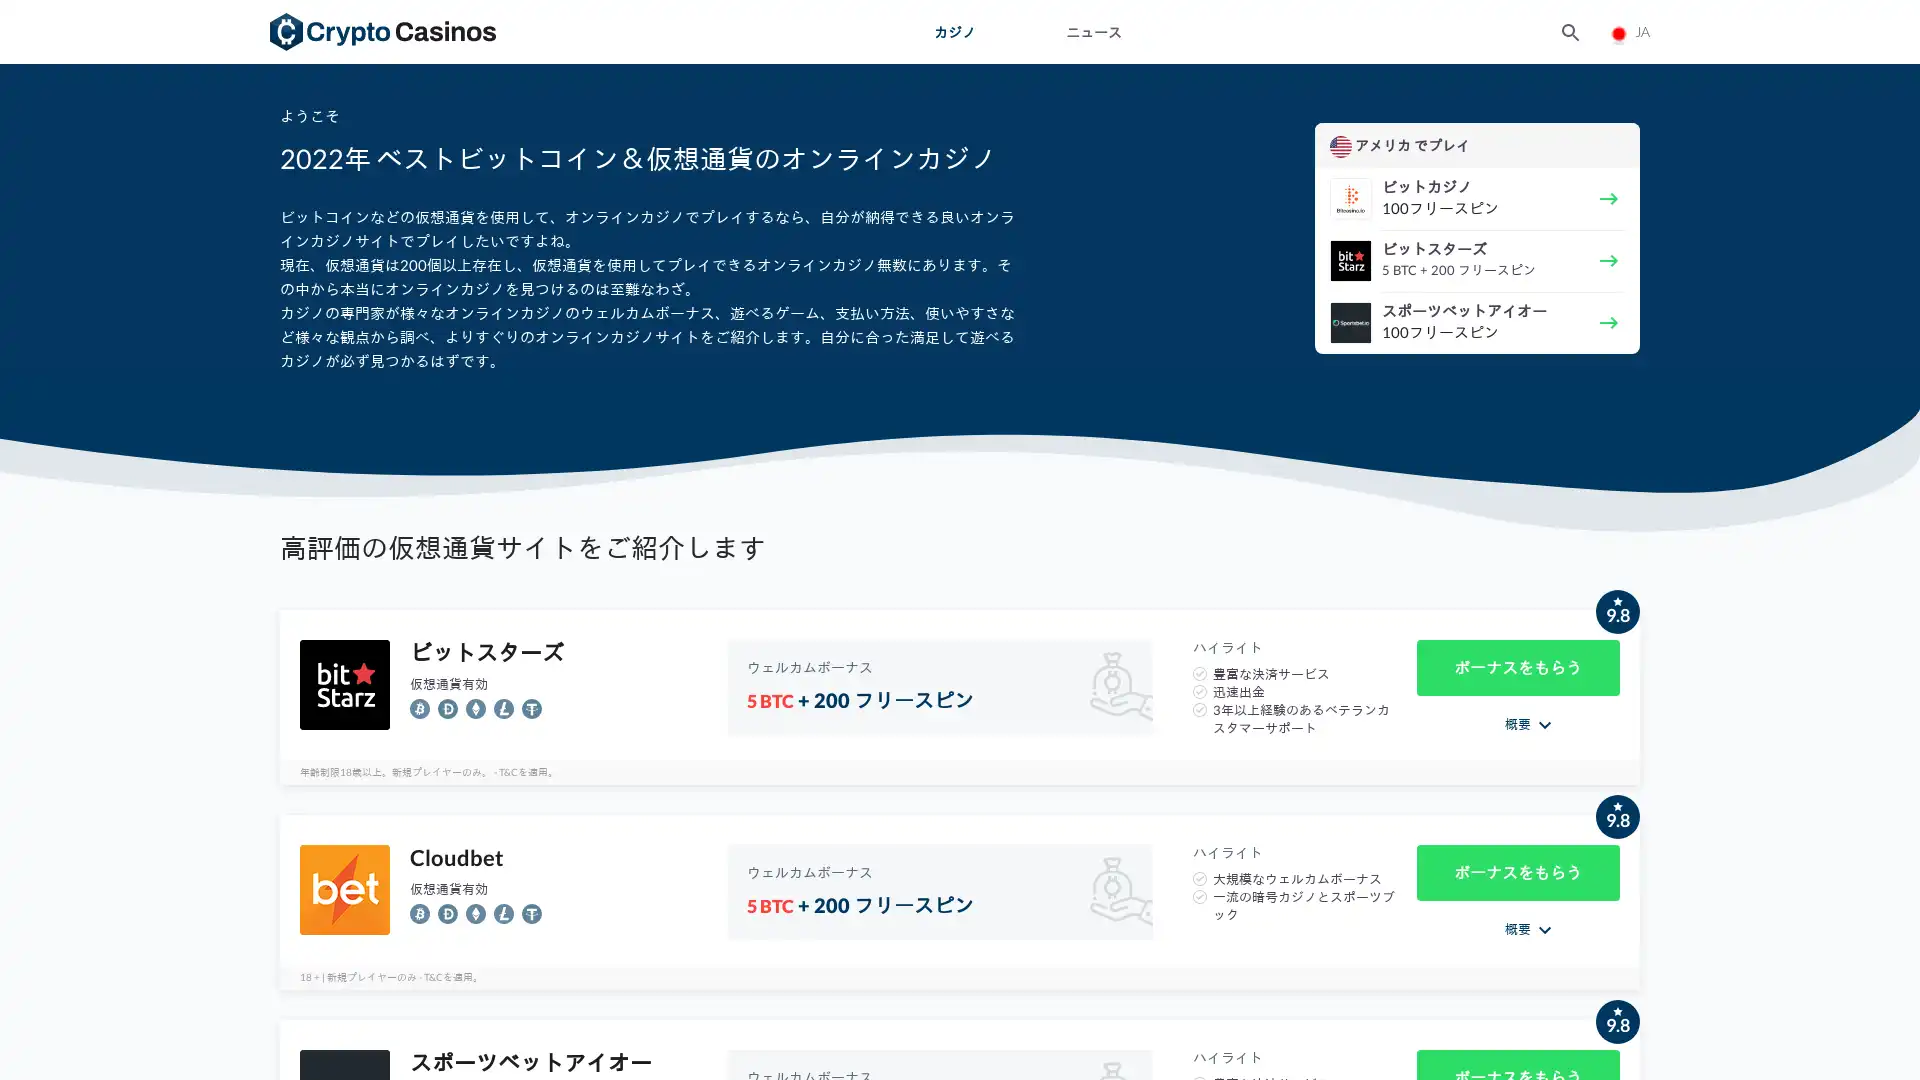 Image resolution: width=1920 pixels, height=1080 pixels. I want to click on Search icon, so click(1569, 30).